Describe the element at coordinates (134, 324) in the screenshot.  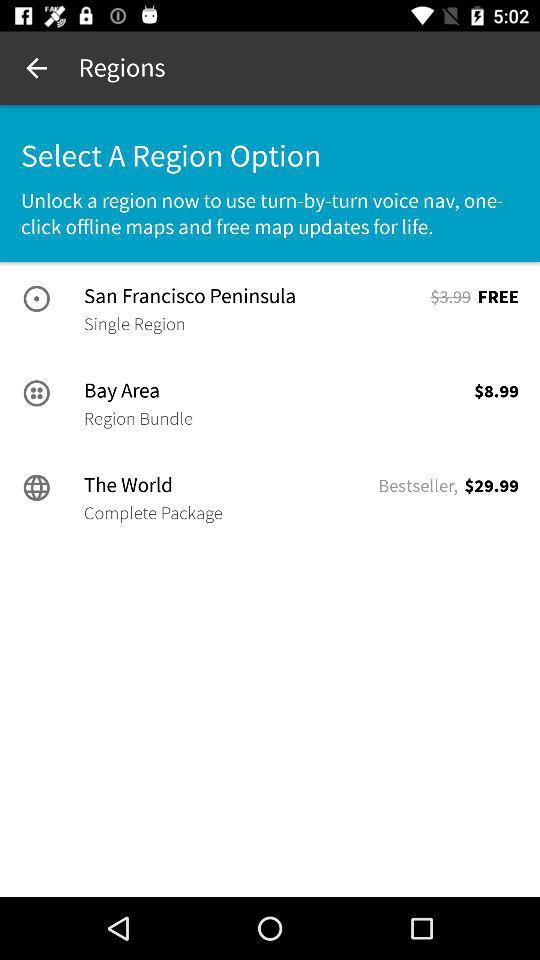
I see `item above the bay area icon` at that location.